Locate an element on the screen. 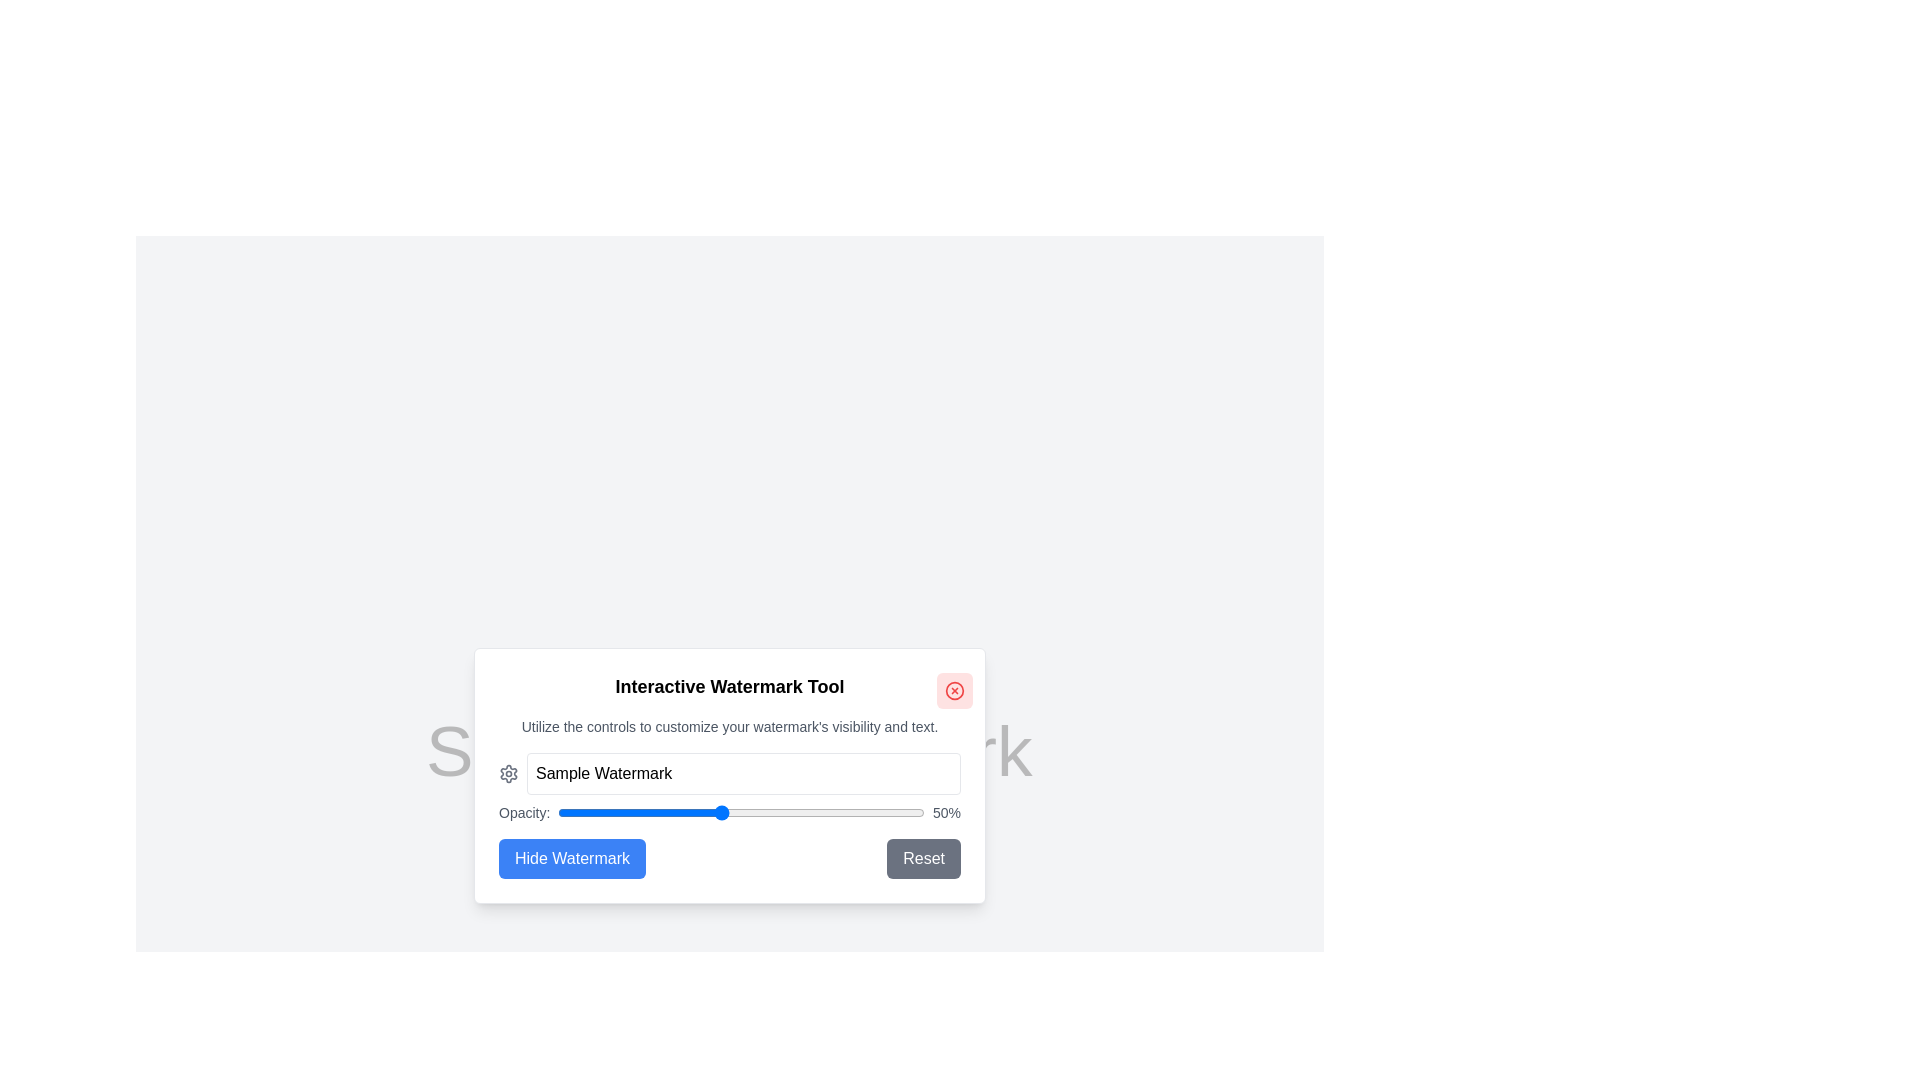 The image size is (1920, 1080). the opacity is located at coordinates (676, 813).